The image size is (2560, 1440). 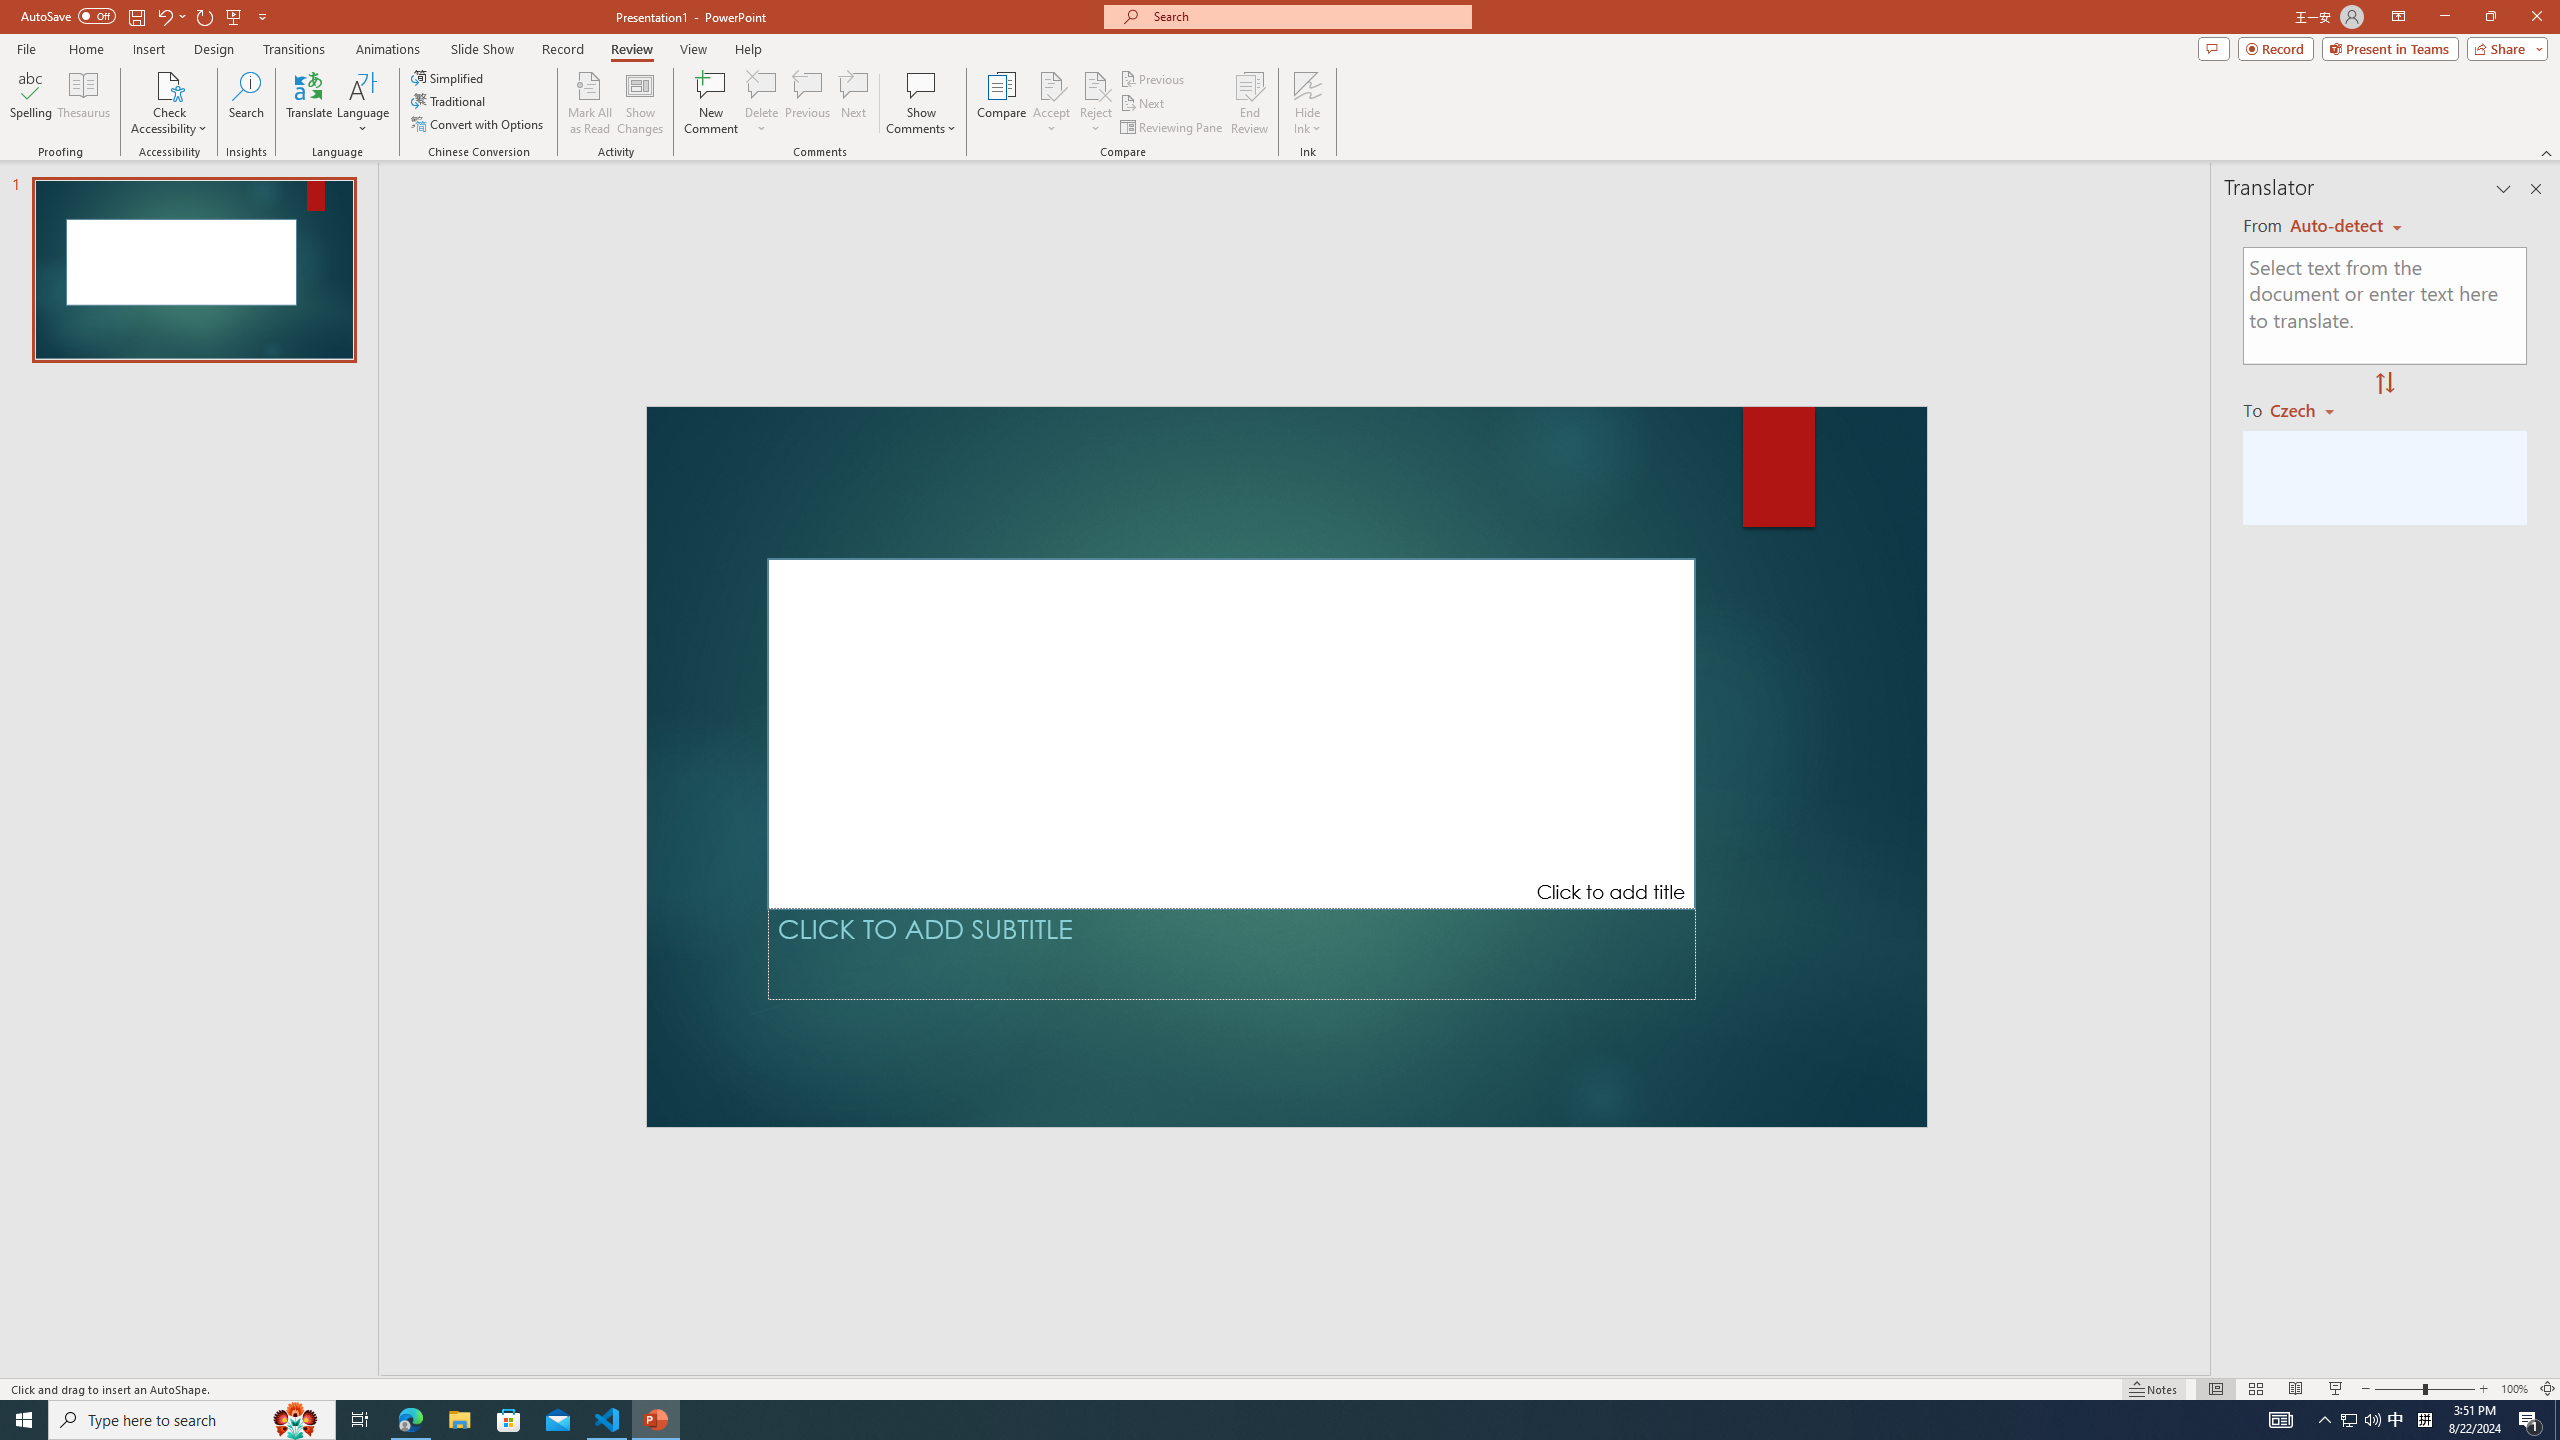 I want to click on 'Previous', so click(x=1153, y=78).